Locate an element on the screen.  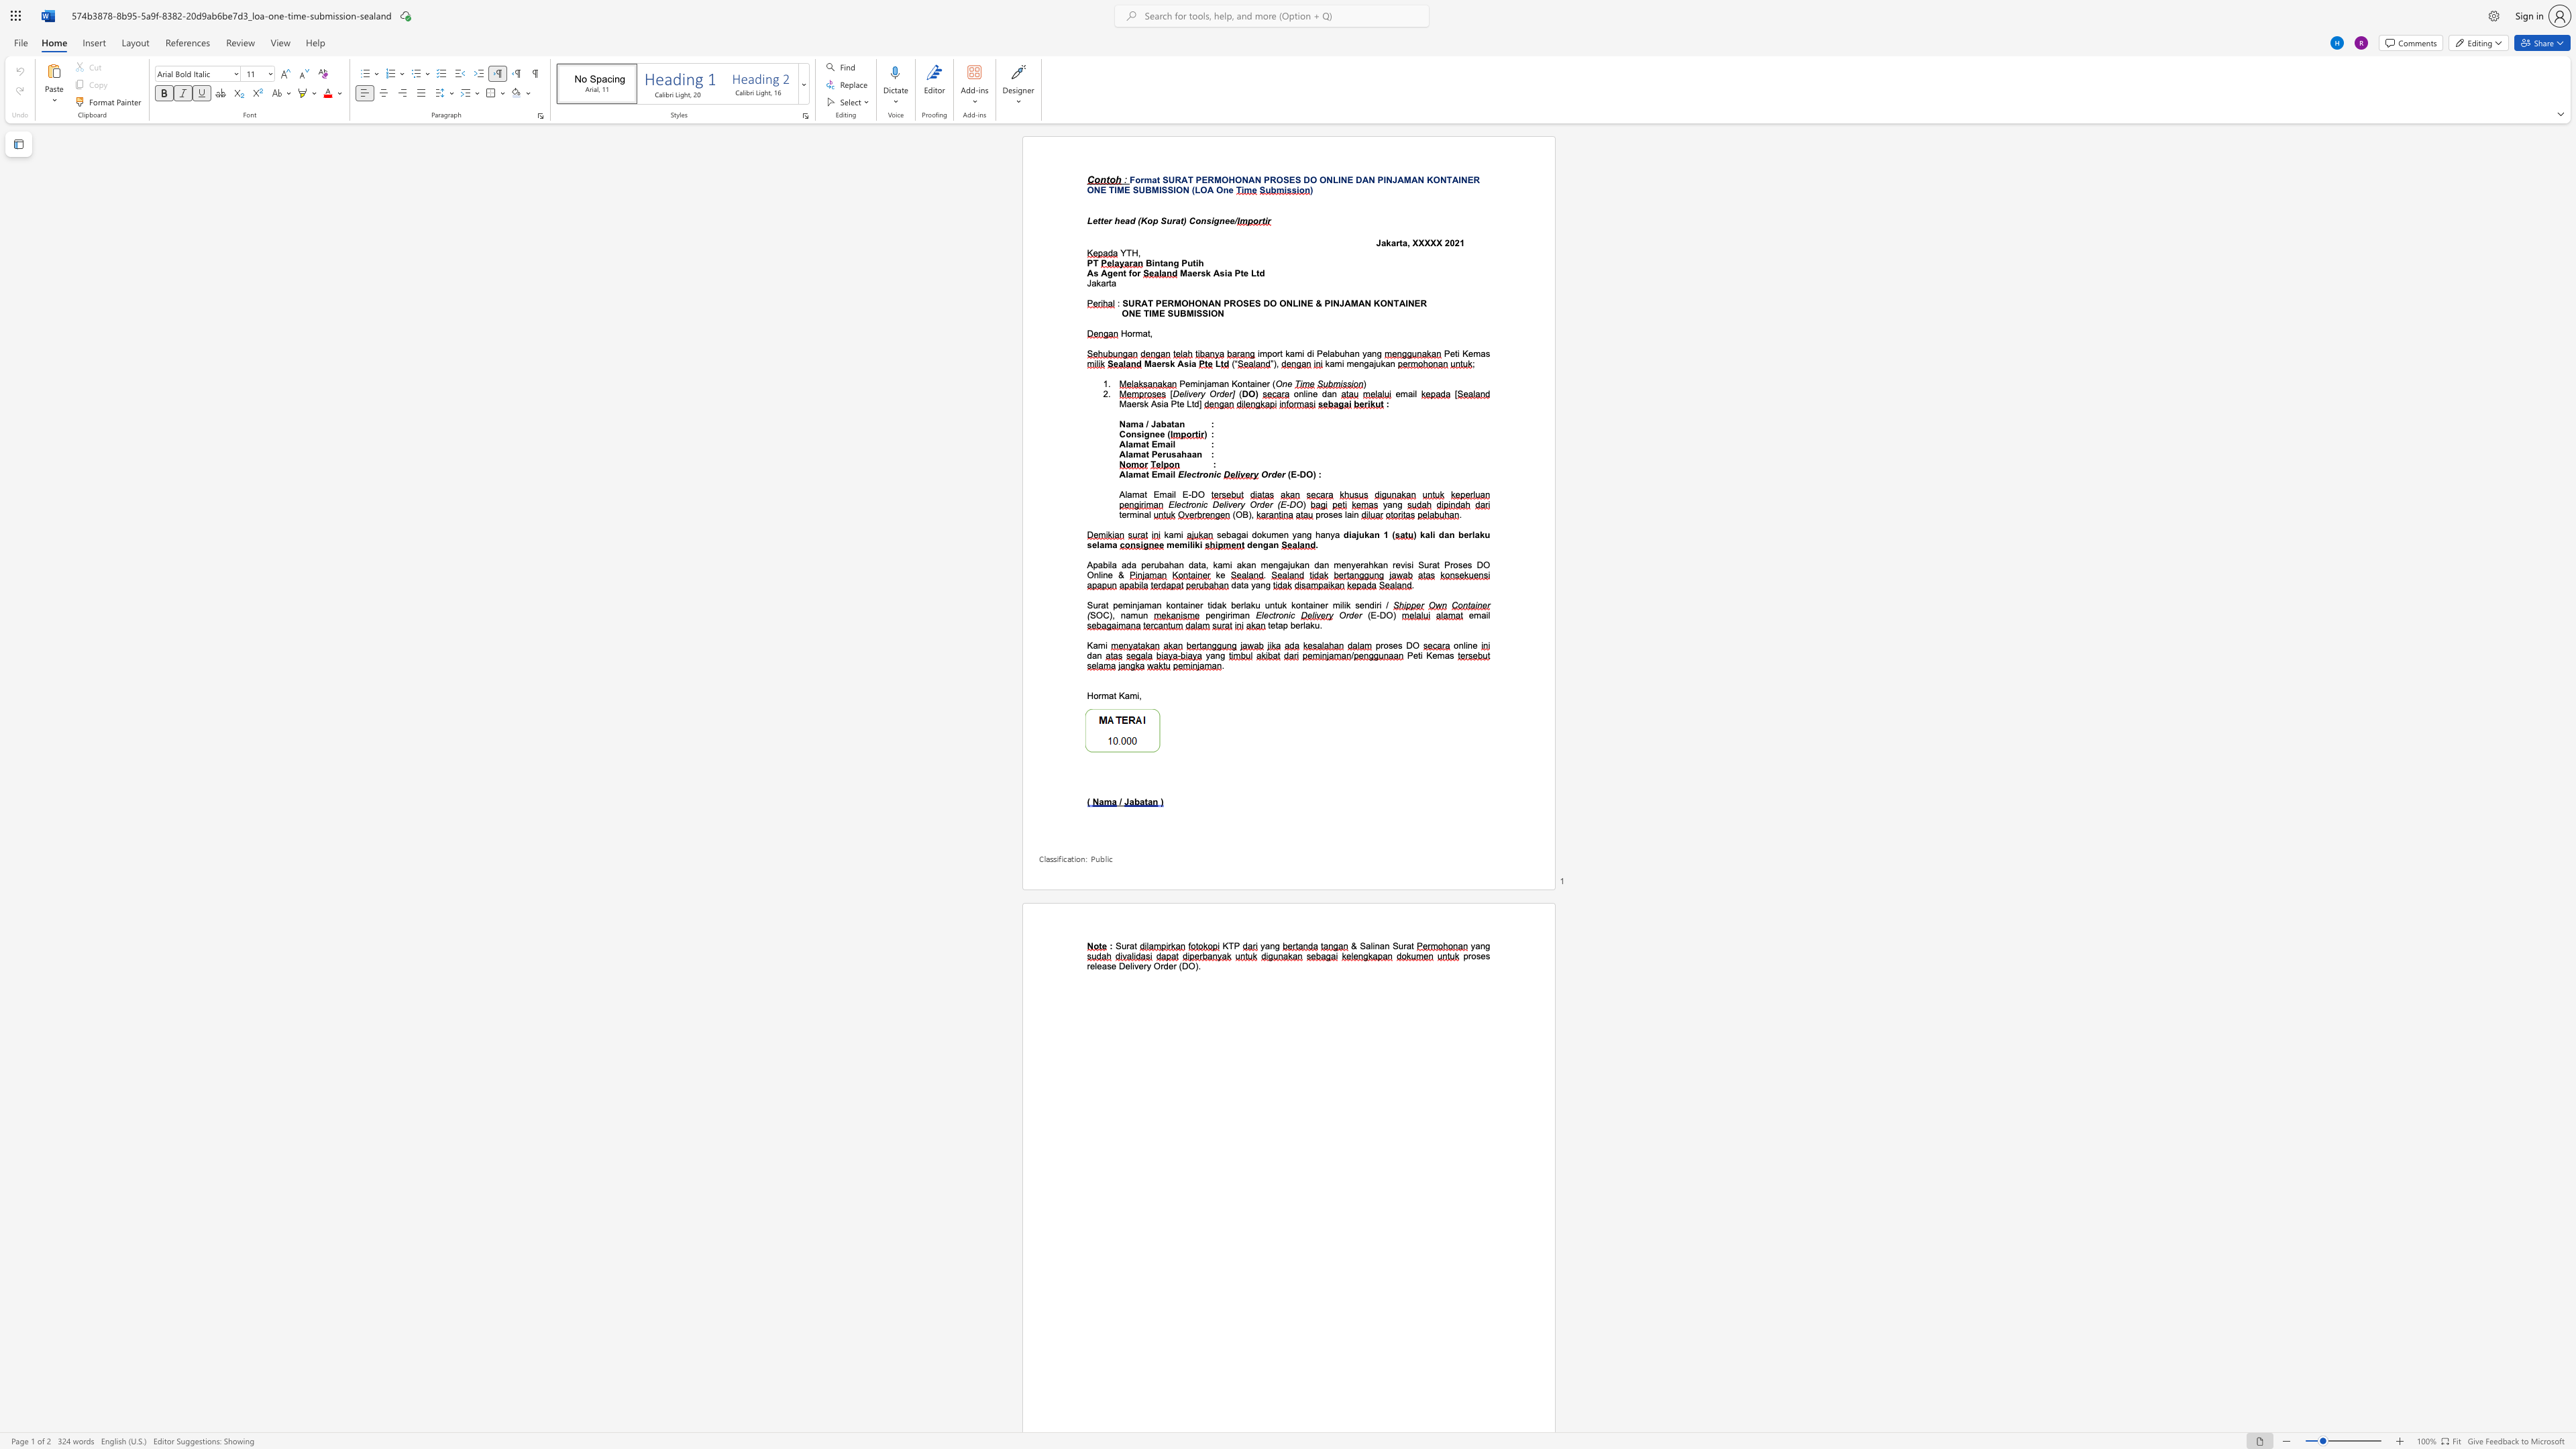
the subset text "DO" within the text "proses DO" is located at coordinates (1405, 644).